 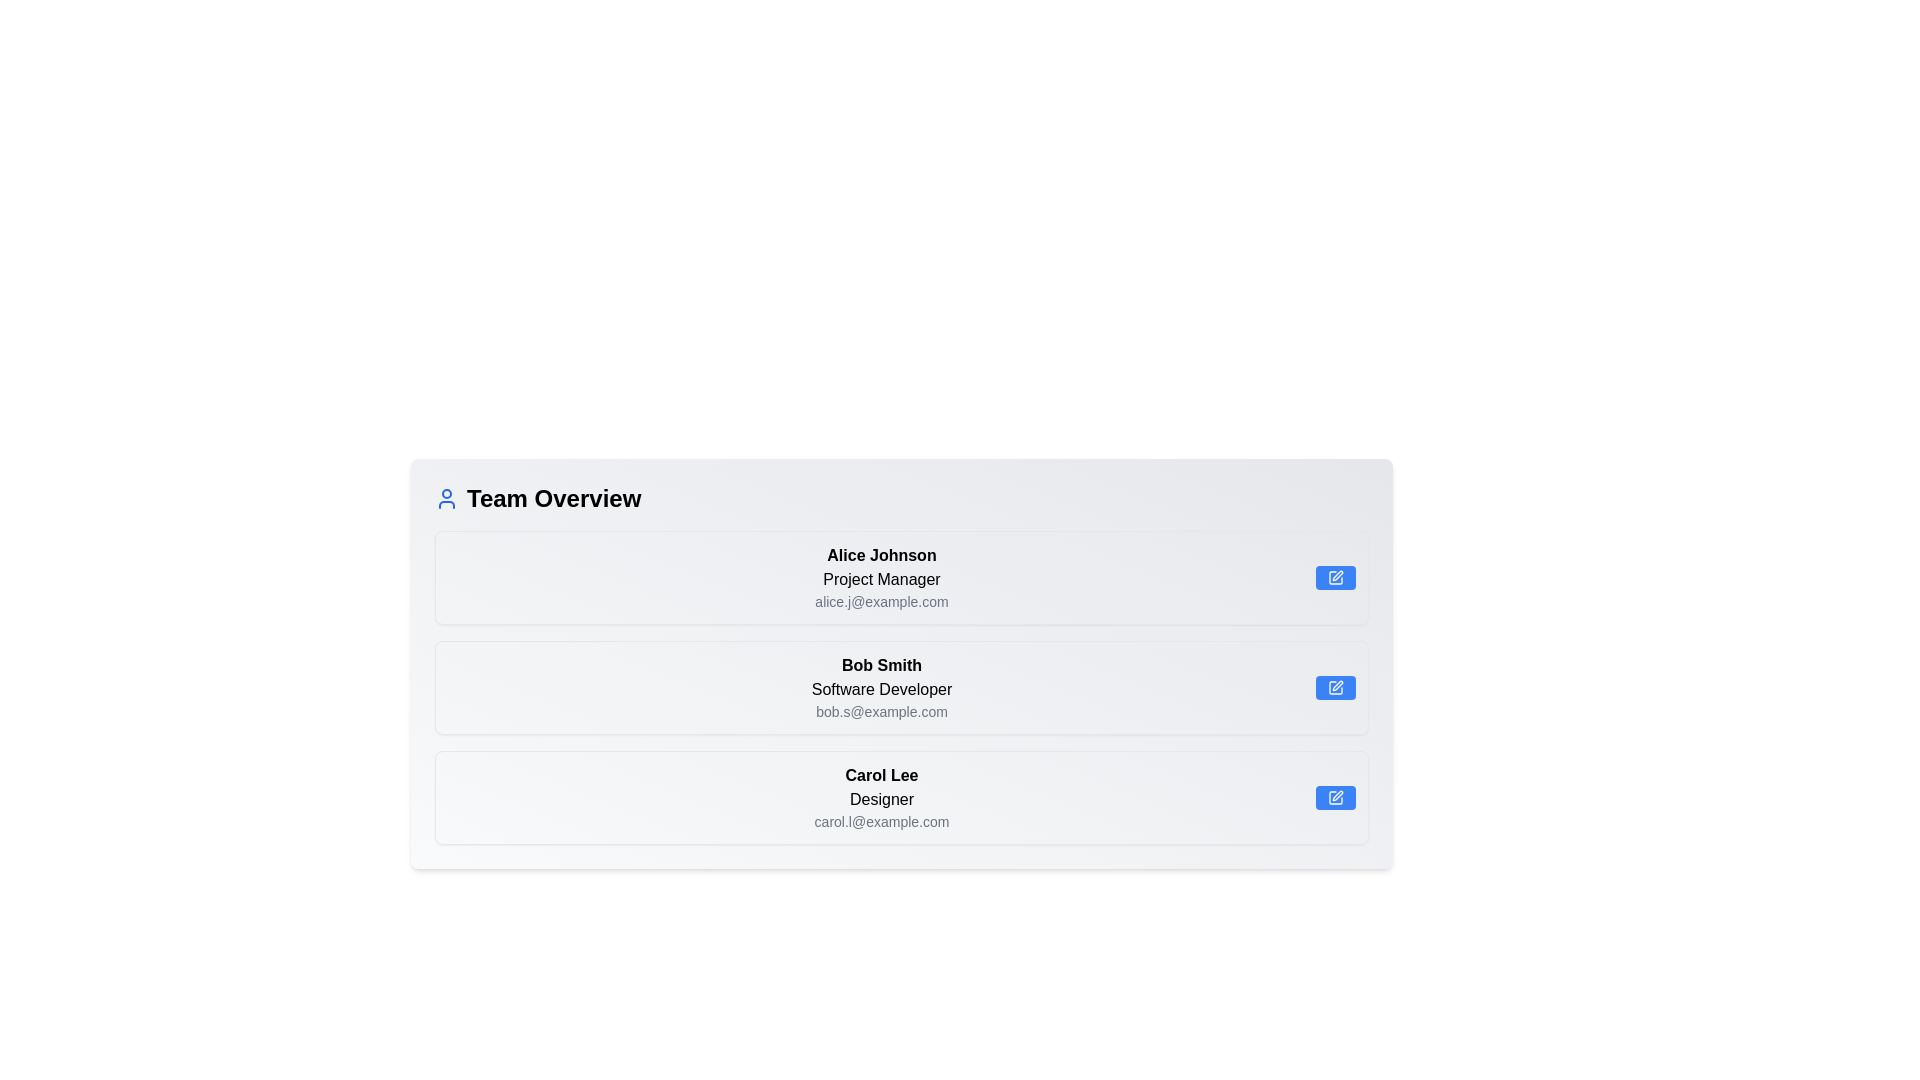 What do you see at coordinates (881, 579) in the screenshot?
I see `the second text label describing the role of 'Alice Johnson', which is positioned between 'Alice Johnson' and 'alice.j@example.com'` at bounding box center [881, 579].